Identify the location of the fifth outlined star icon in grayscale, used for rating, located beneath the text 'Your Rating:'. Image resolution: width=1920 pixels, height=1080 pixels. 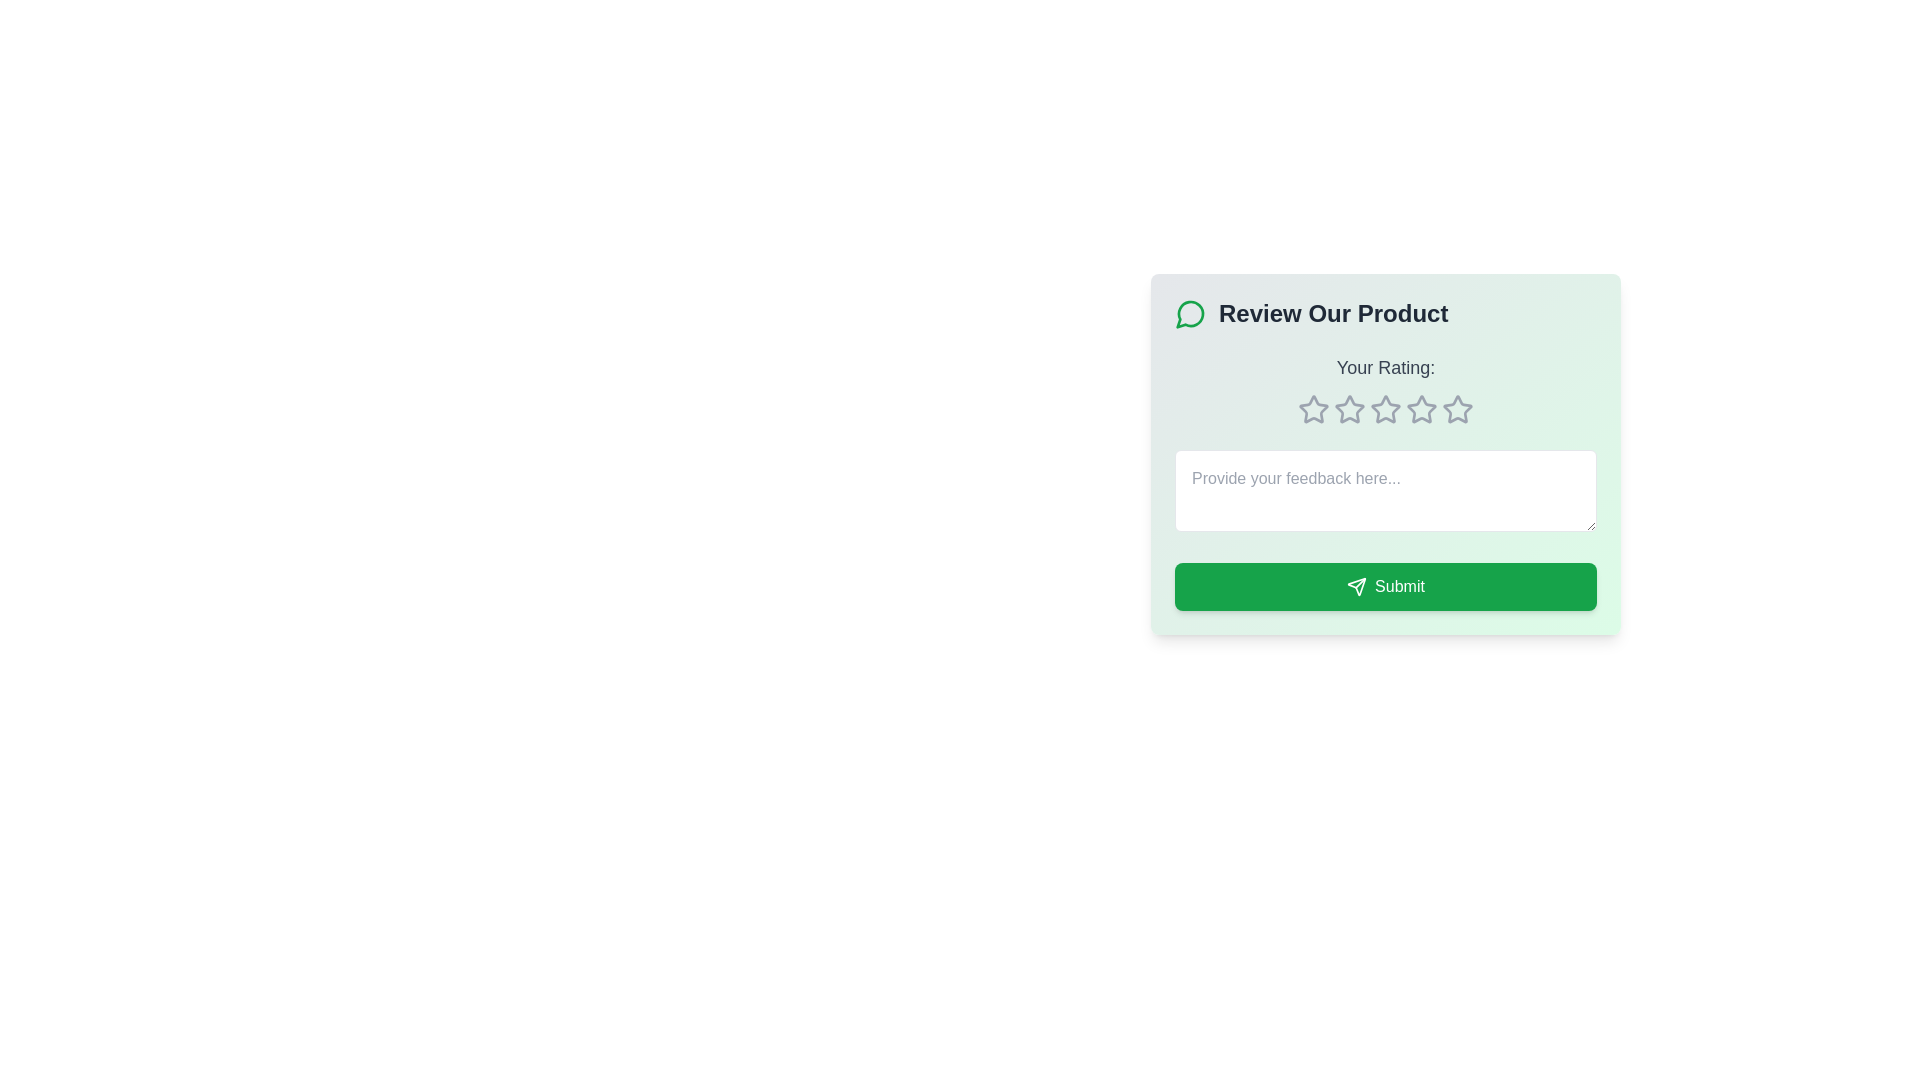
(1385, 408).